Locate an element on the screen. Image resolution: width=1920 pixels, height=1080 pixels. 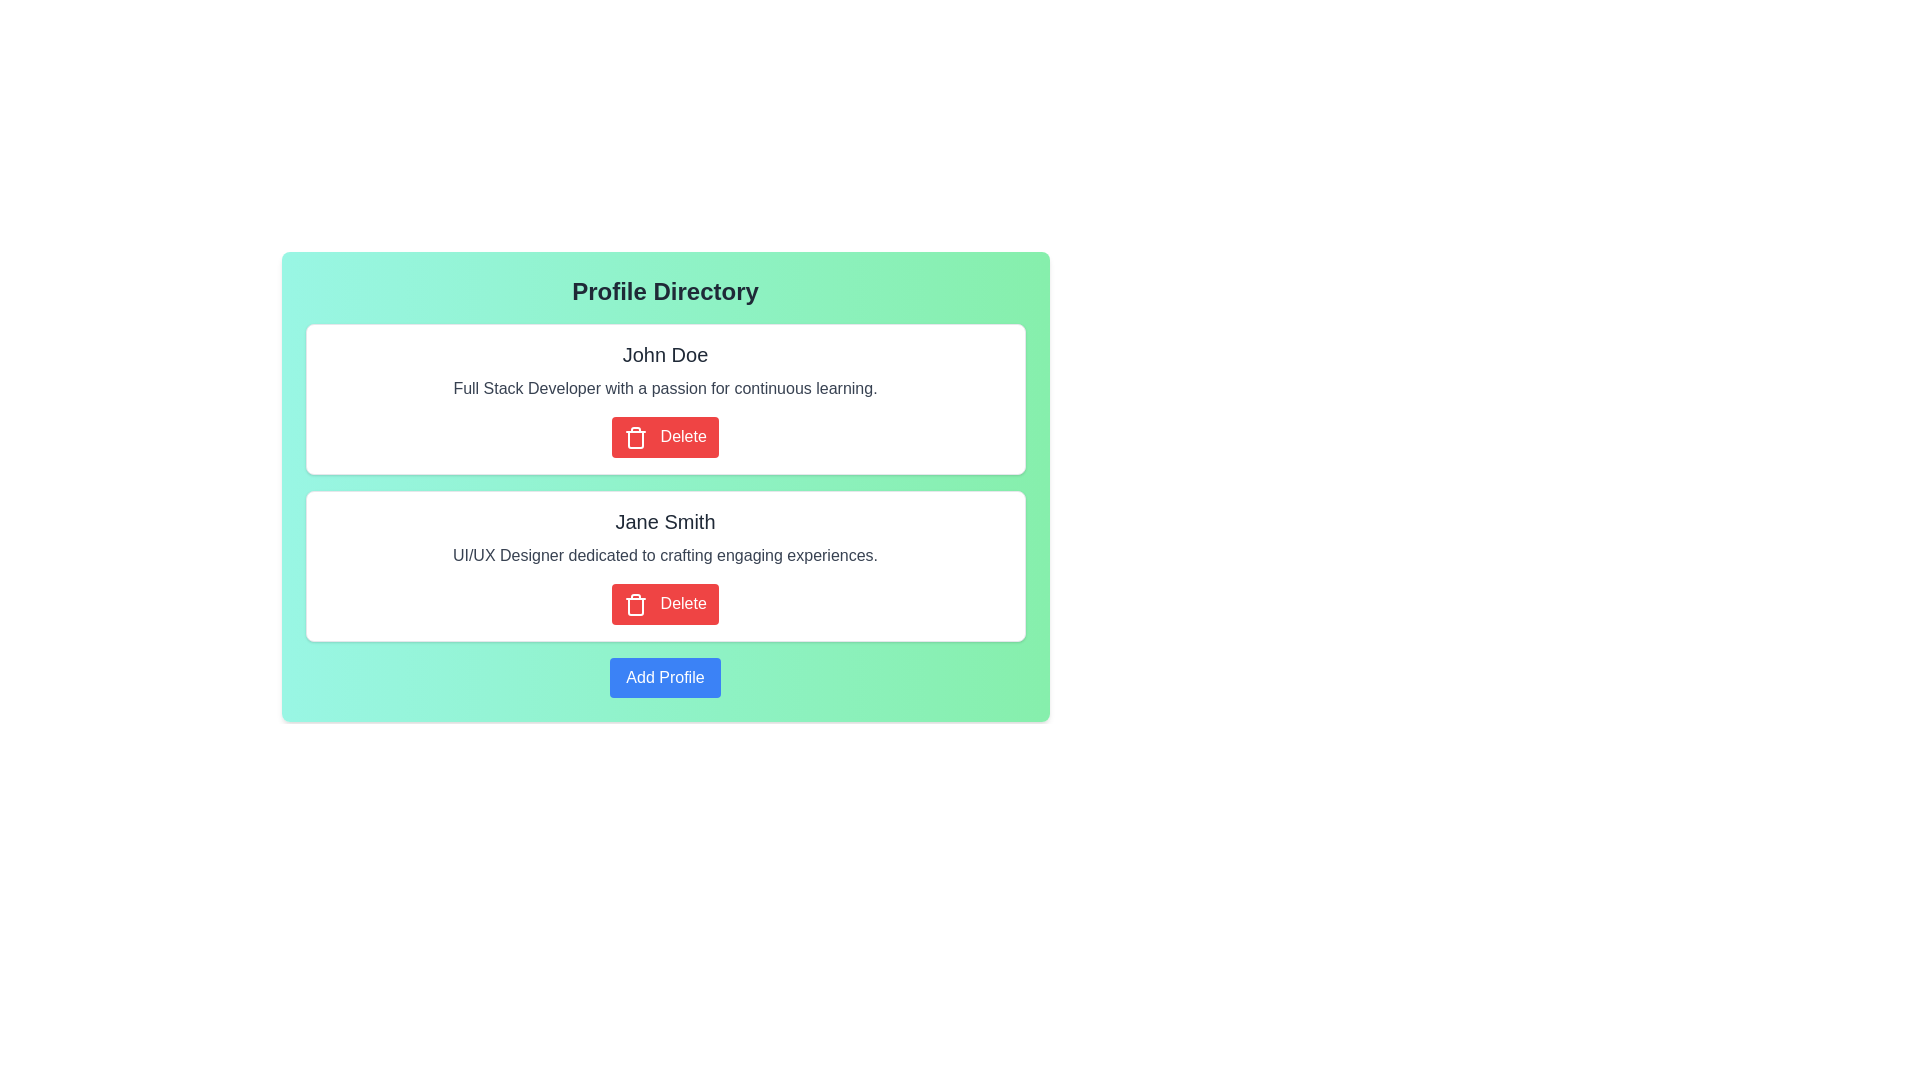
the text heading displaying 'Profile Directory' in bold, large black font, located at the top of the card-like interface with a gradient background is located at coordinates (665, 292).